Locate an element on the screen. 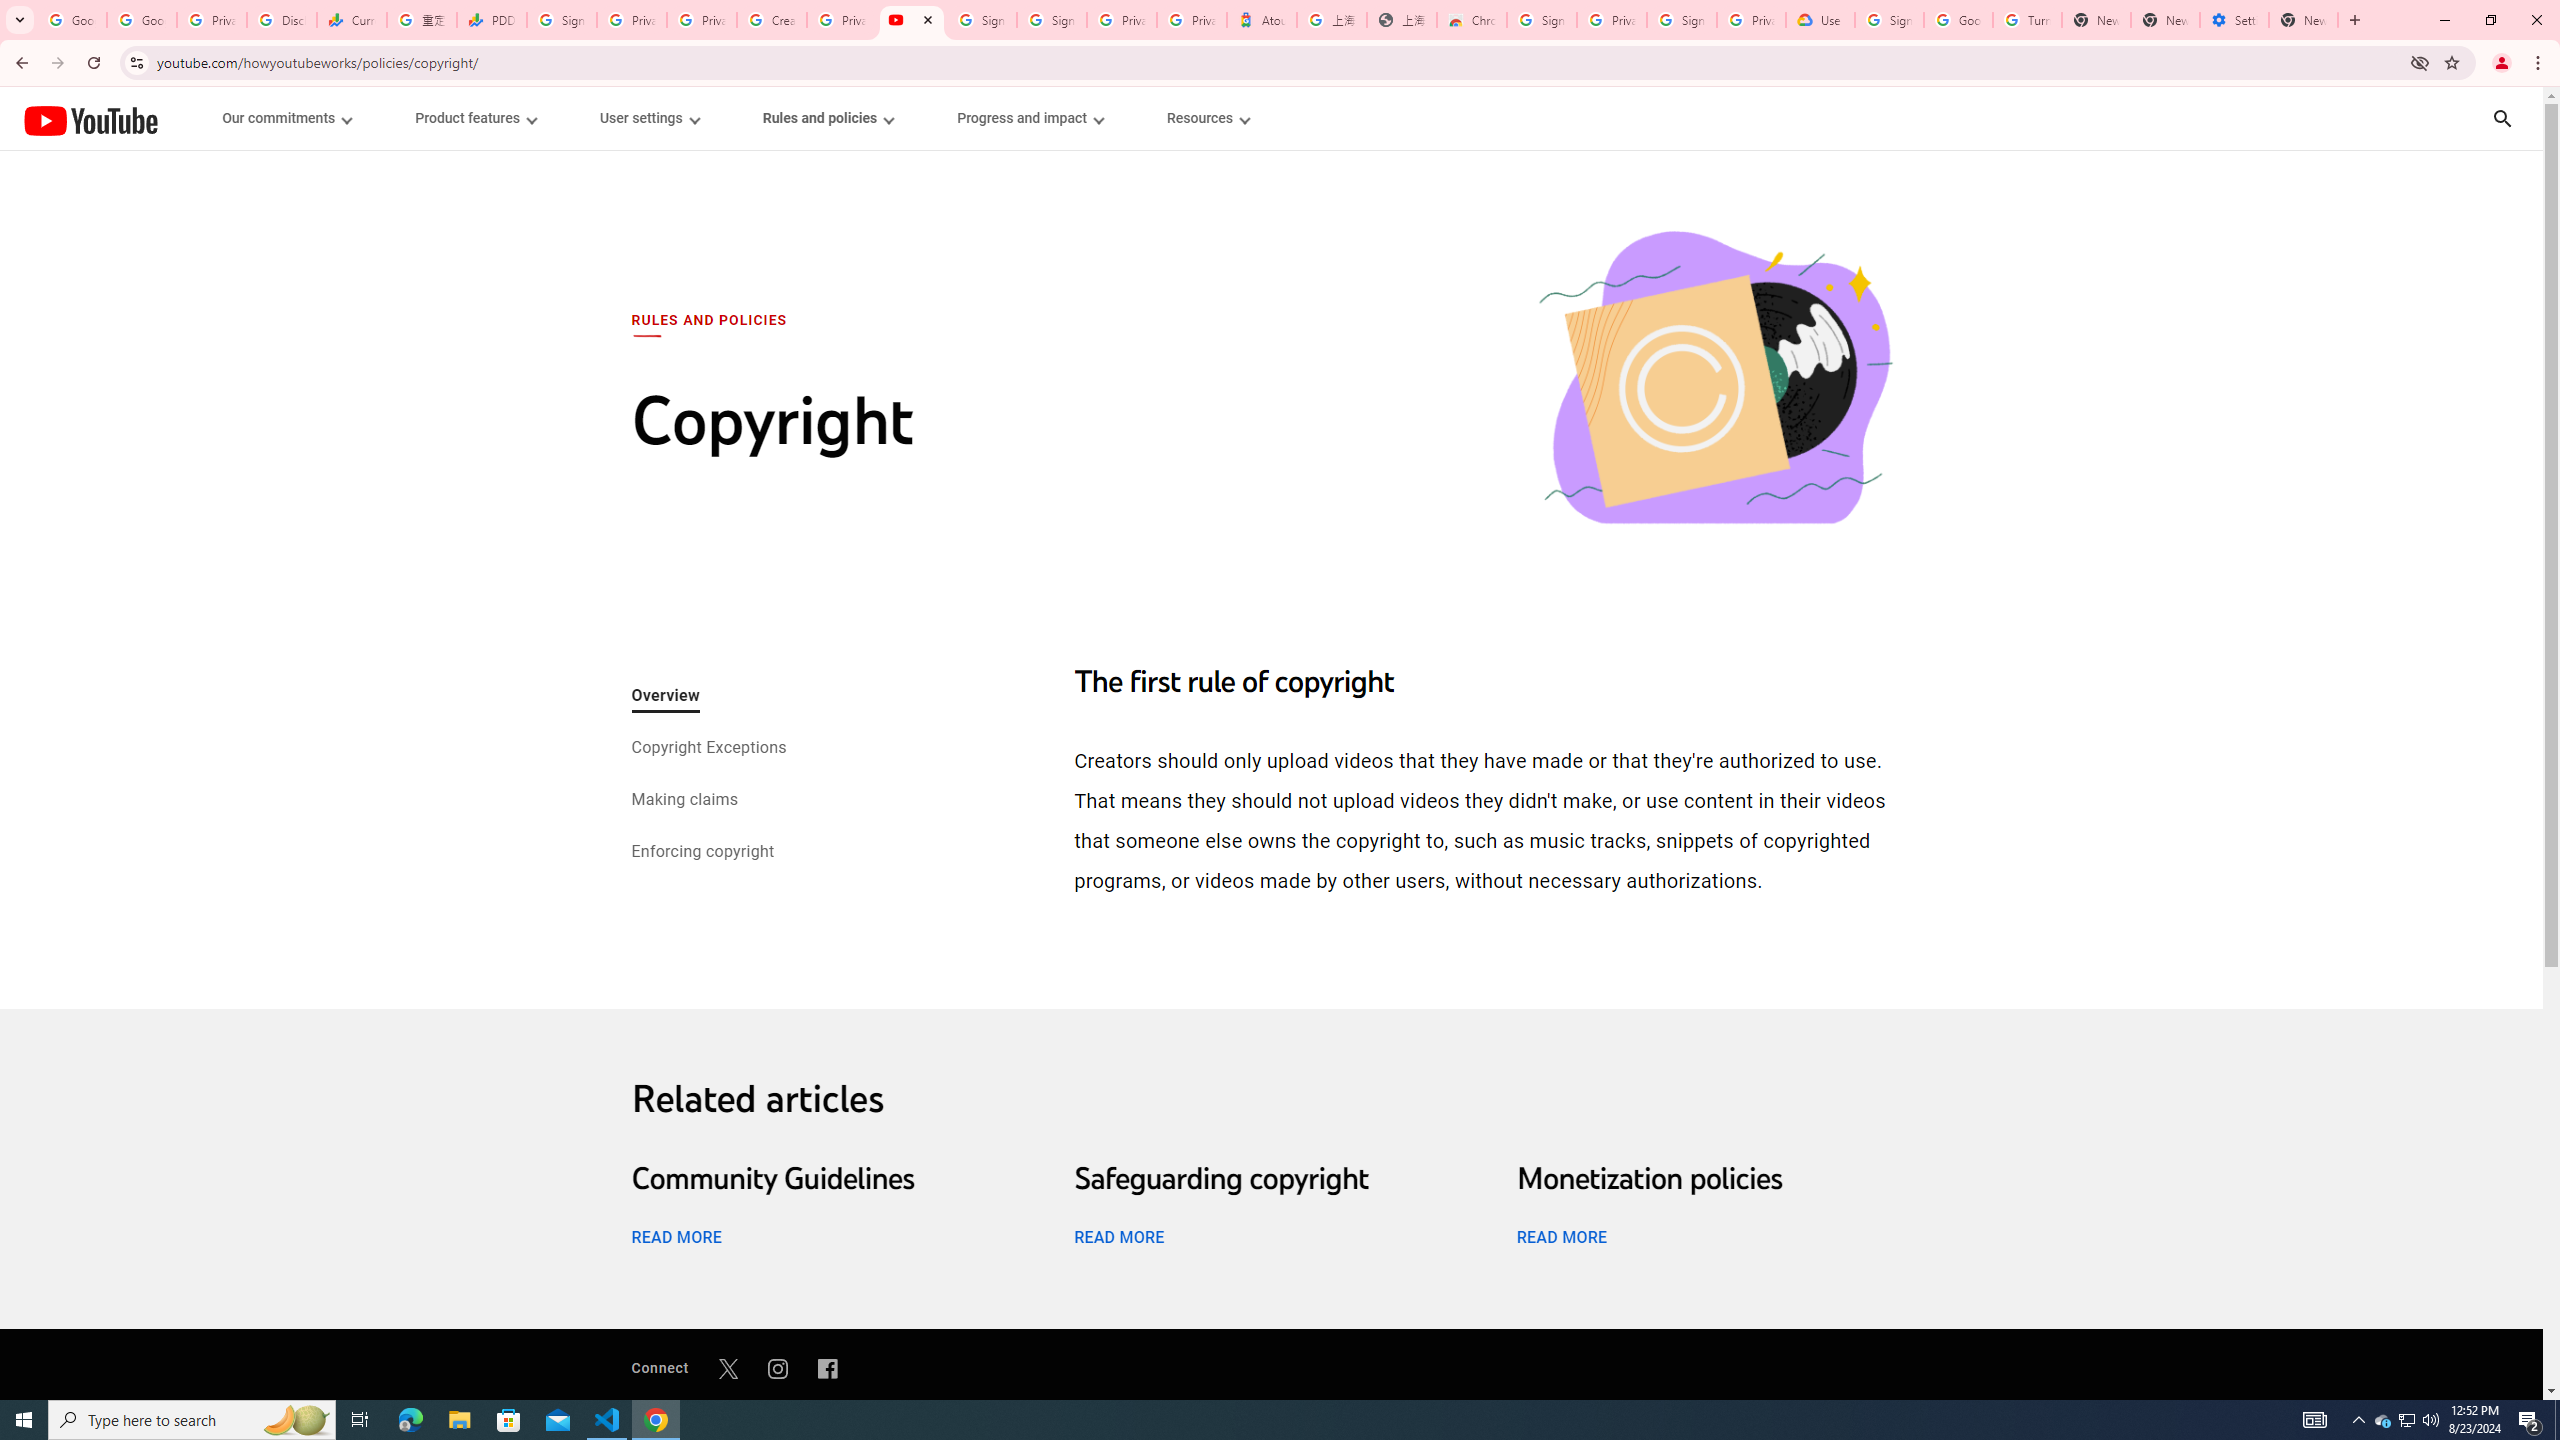  'Turn cookies on or off - Computer - Google Account Help' is located at coordinates (2026, 19).